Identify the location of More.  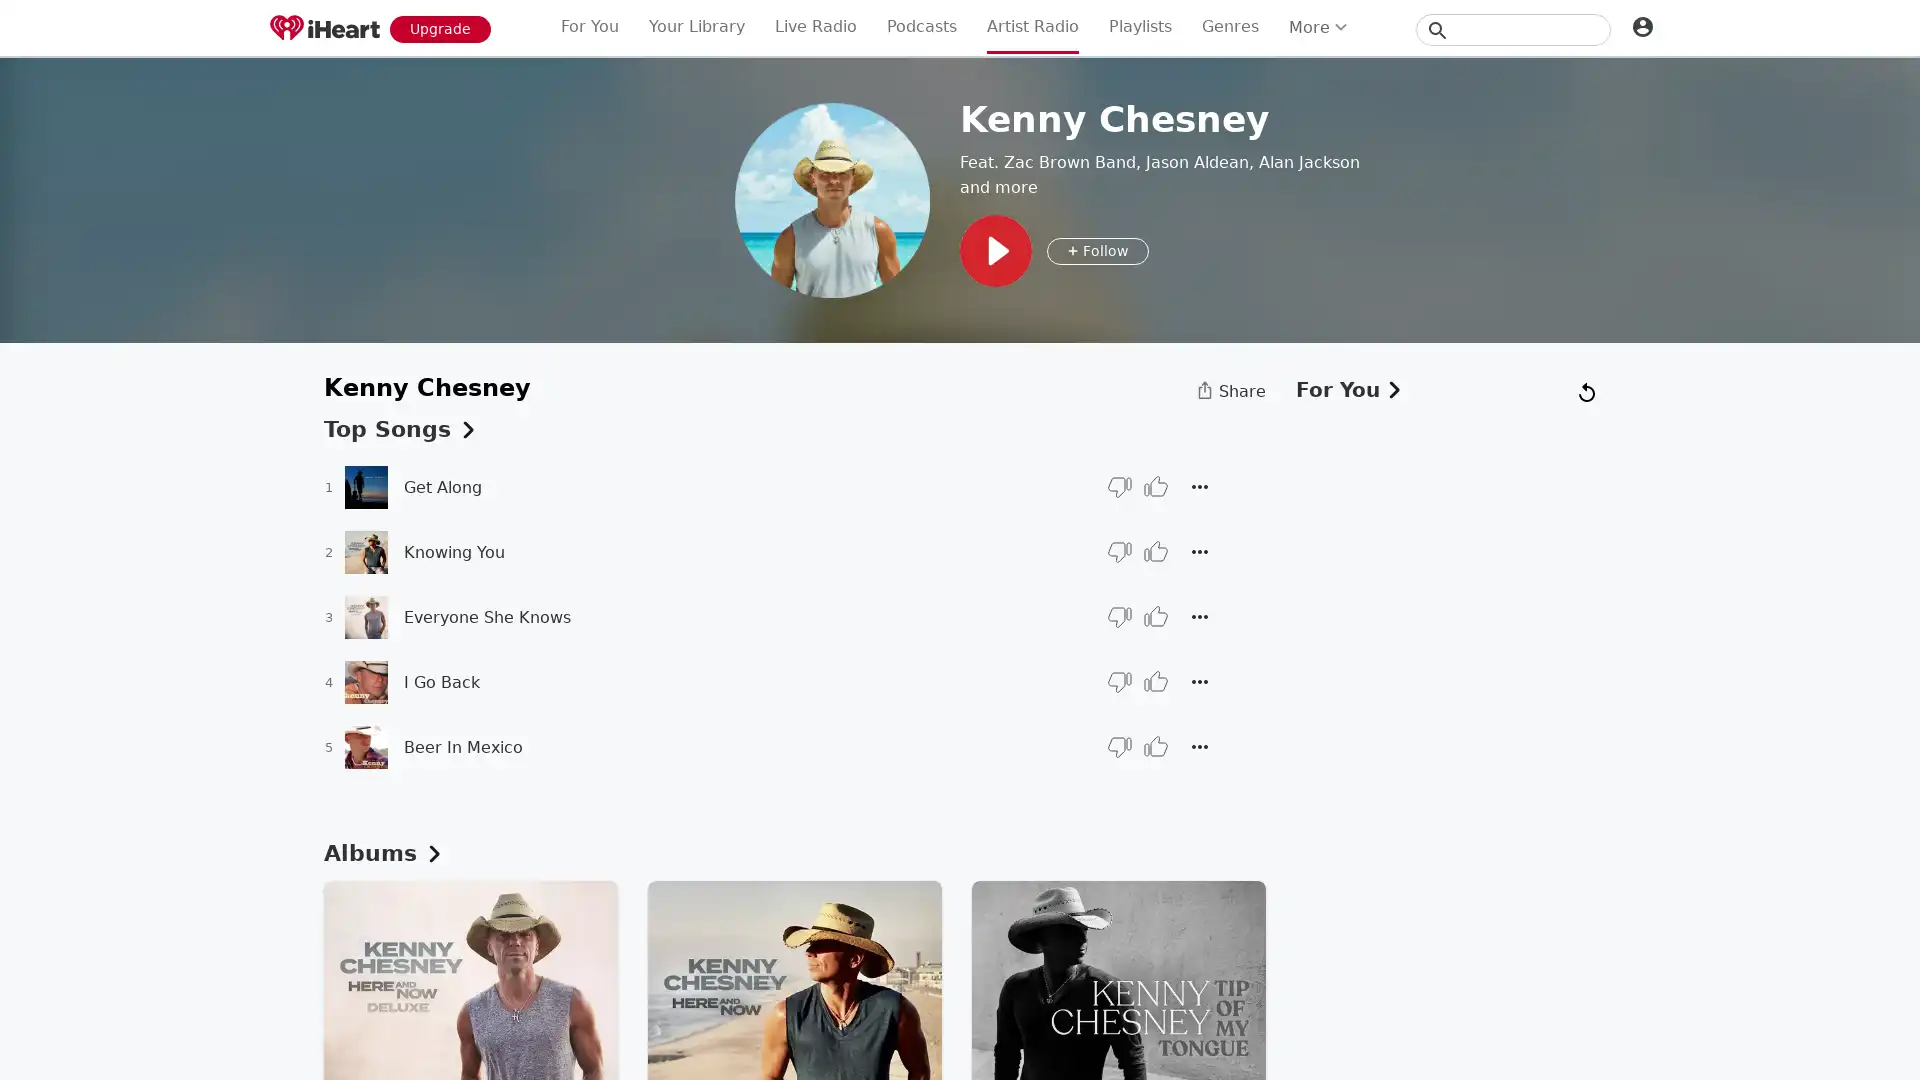
(1199, 681).